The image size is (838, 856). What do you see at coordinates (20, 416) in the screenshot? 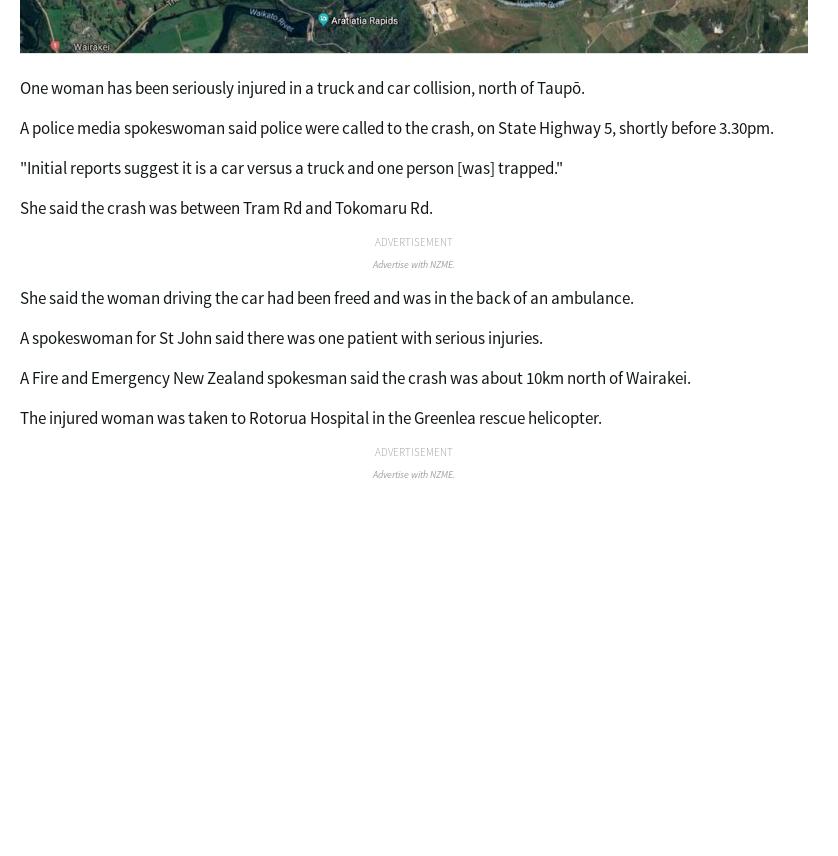
I see `'The injured woman was taken to Rotorua Hospital in the Greenlea rescue helicopter.'` at bounding box center [20, 416].